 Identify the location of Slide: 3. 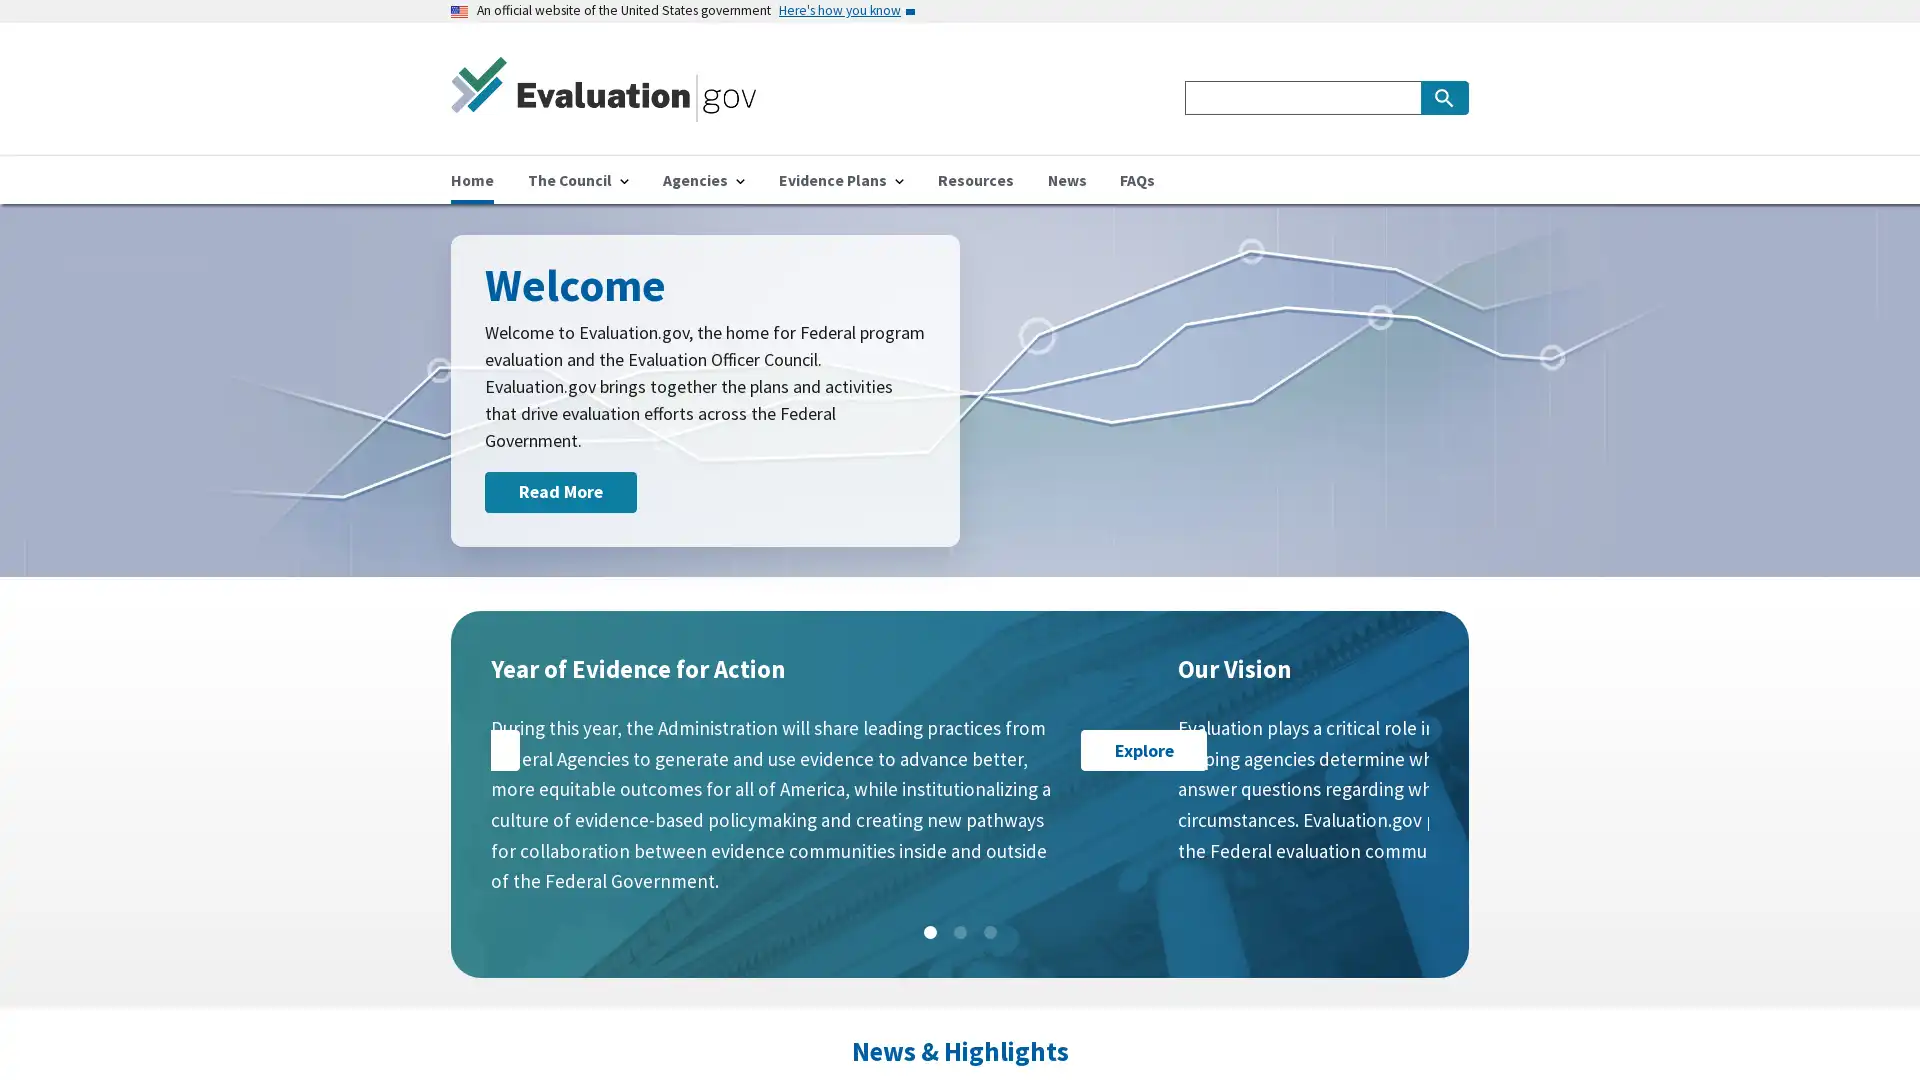
(989, 902).